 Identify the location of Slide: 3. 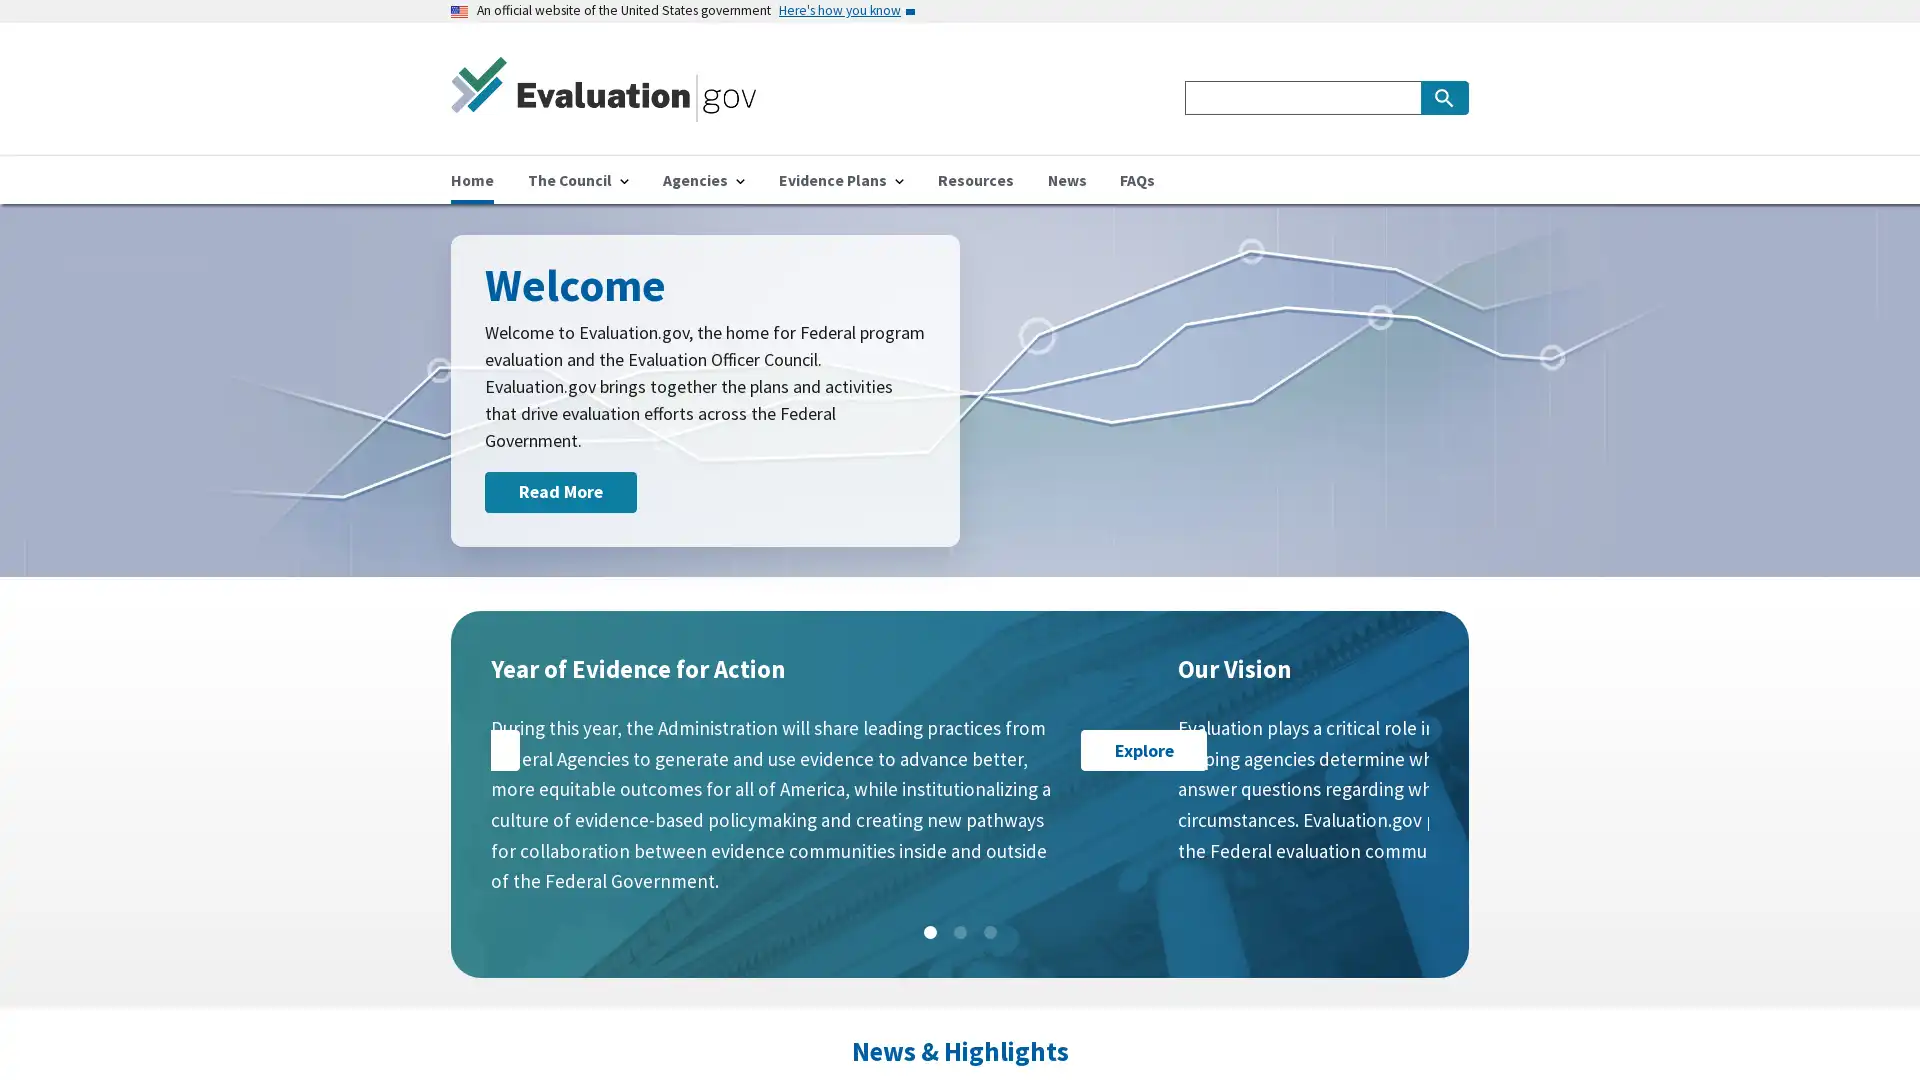
(989, 902).